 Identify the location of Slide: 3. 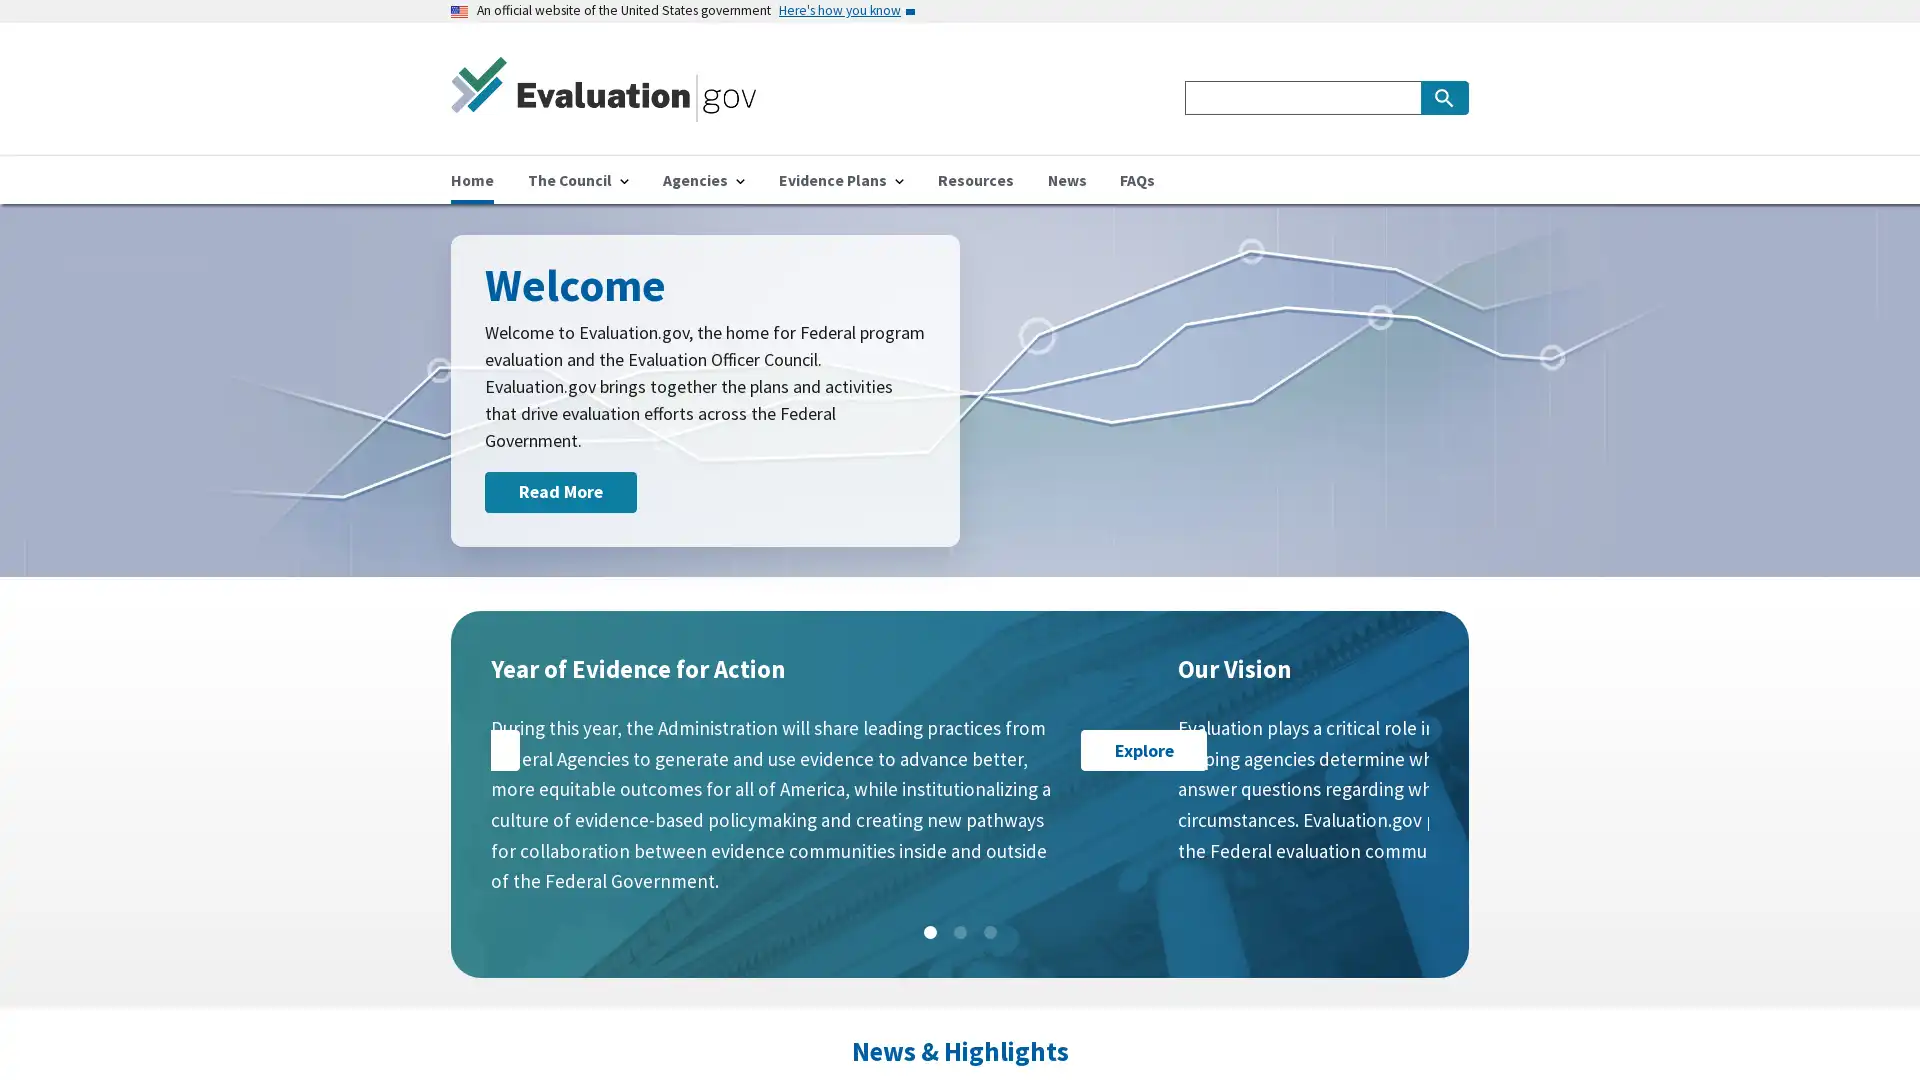
(989, 902).